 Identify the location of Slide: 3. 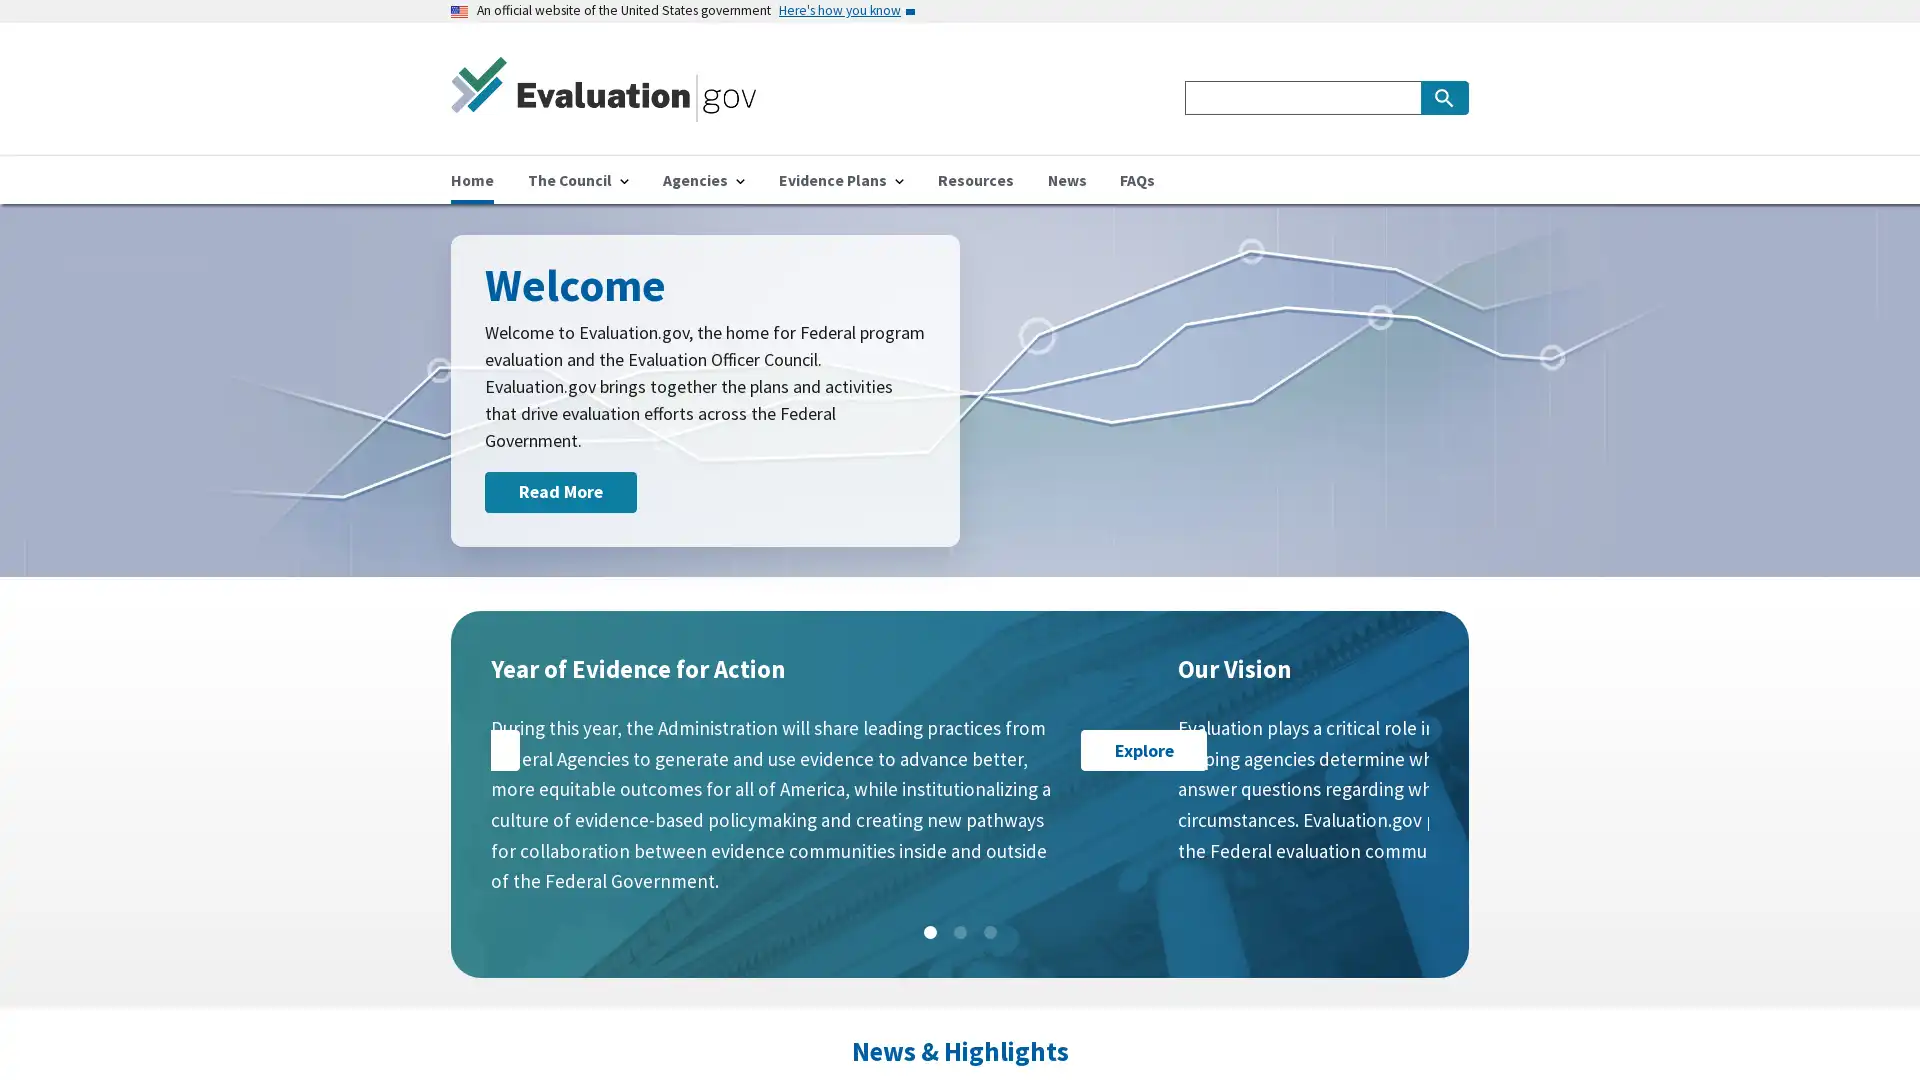
(989, 902).